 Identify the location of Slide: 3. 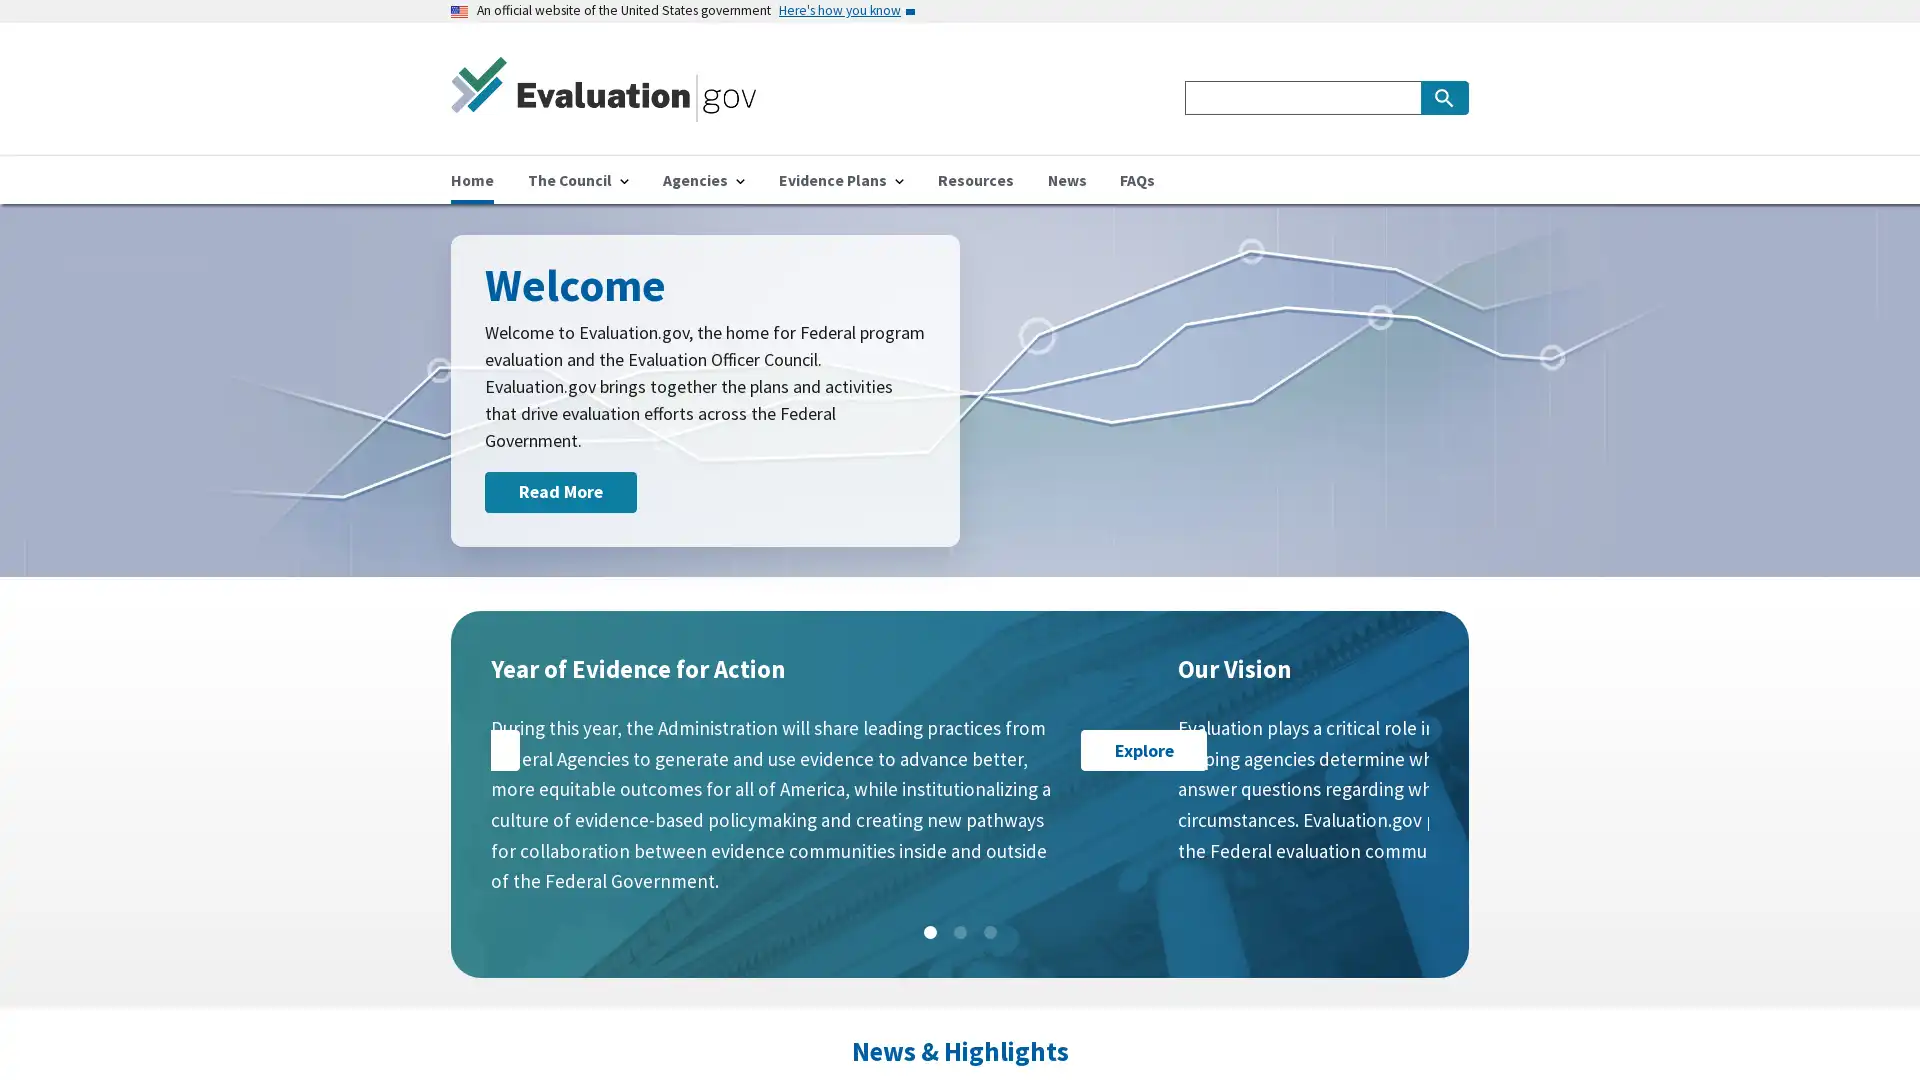
(989, 902).